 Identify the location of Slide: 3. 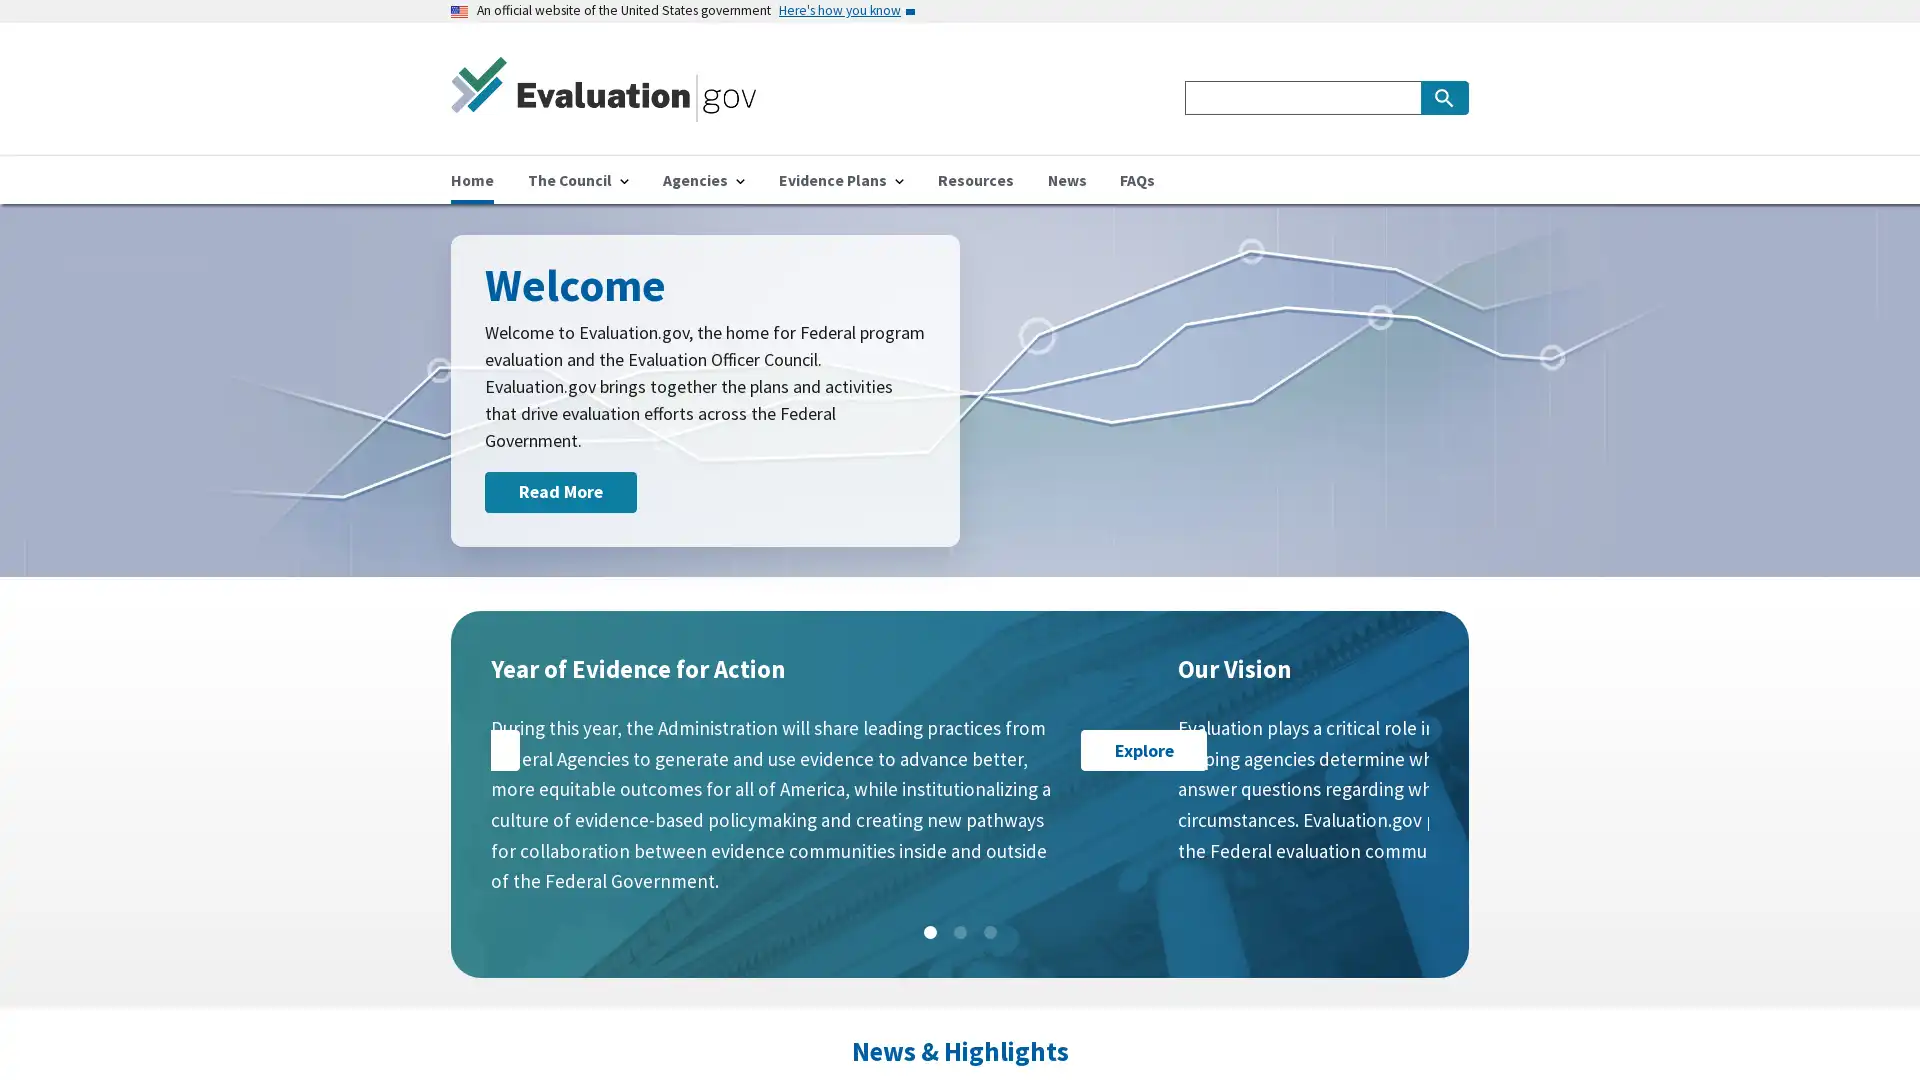
(989, 902).